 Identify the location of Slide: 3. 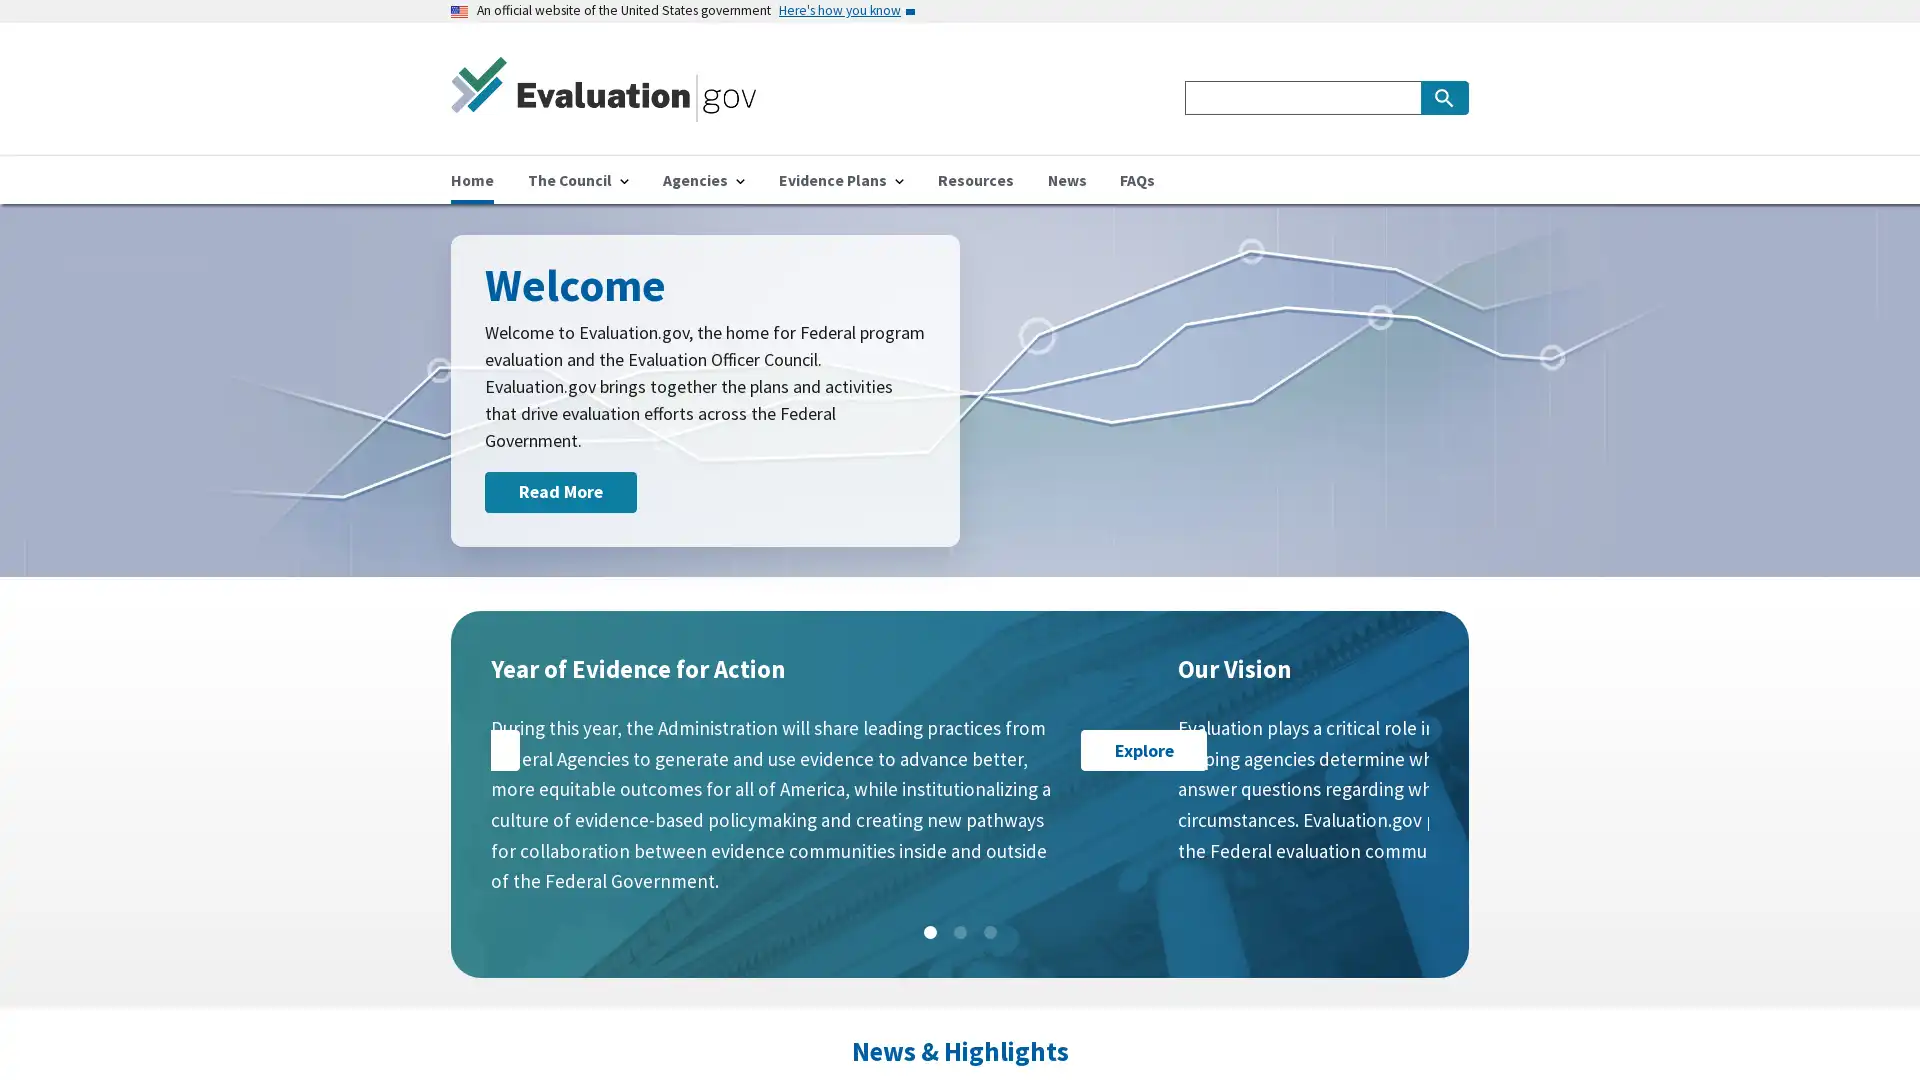
(989, 902).